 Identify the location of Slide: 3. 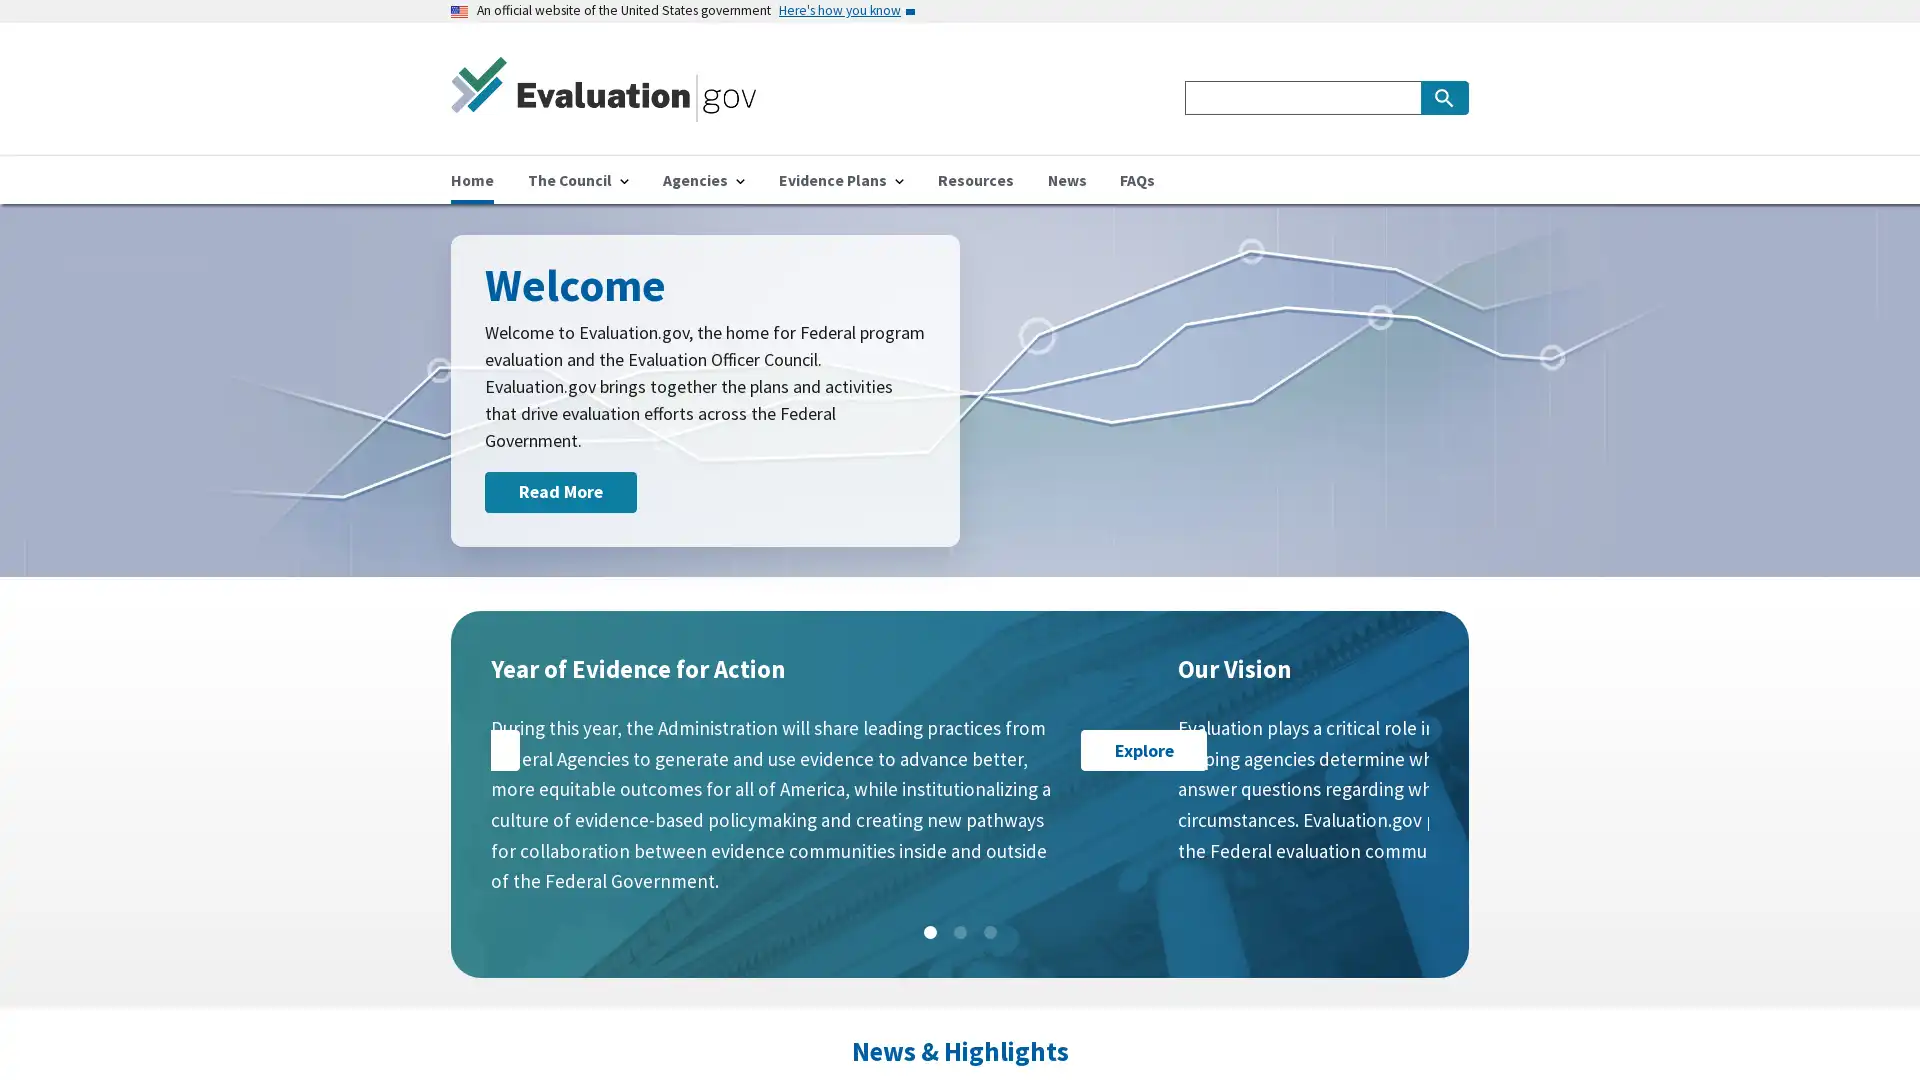
(989, 902).